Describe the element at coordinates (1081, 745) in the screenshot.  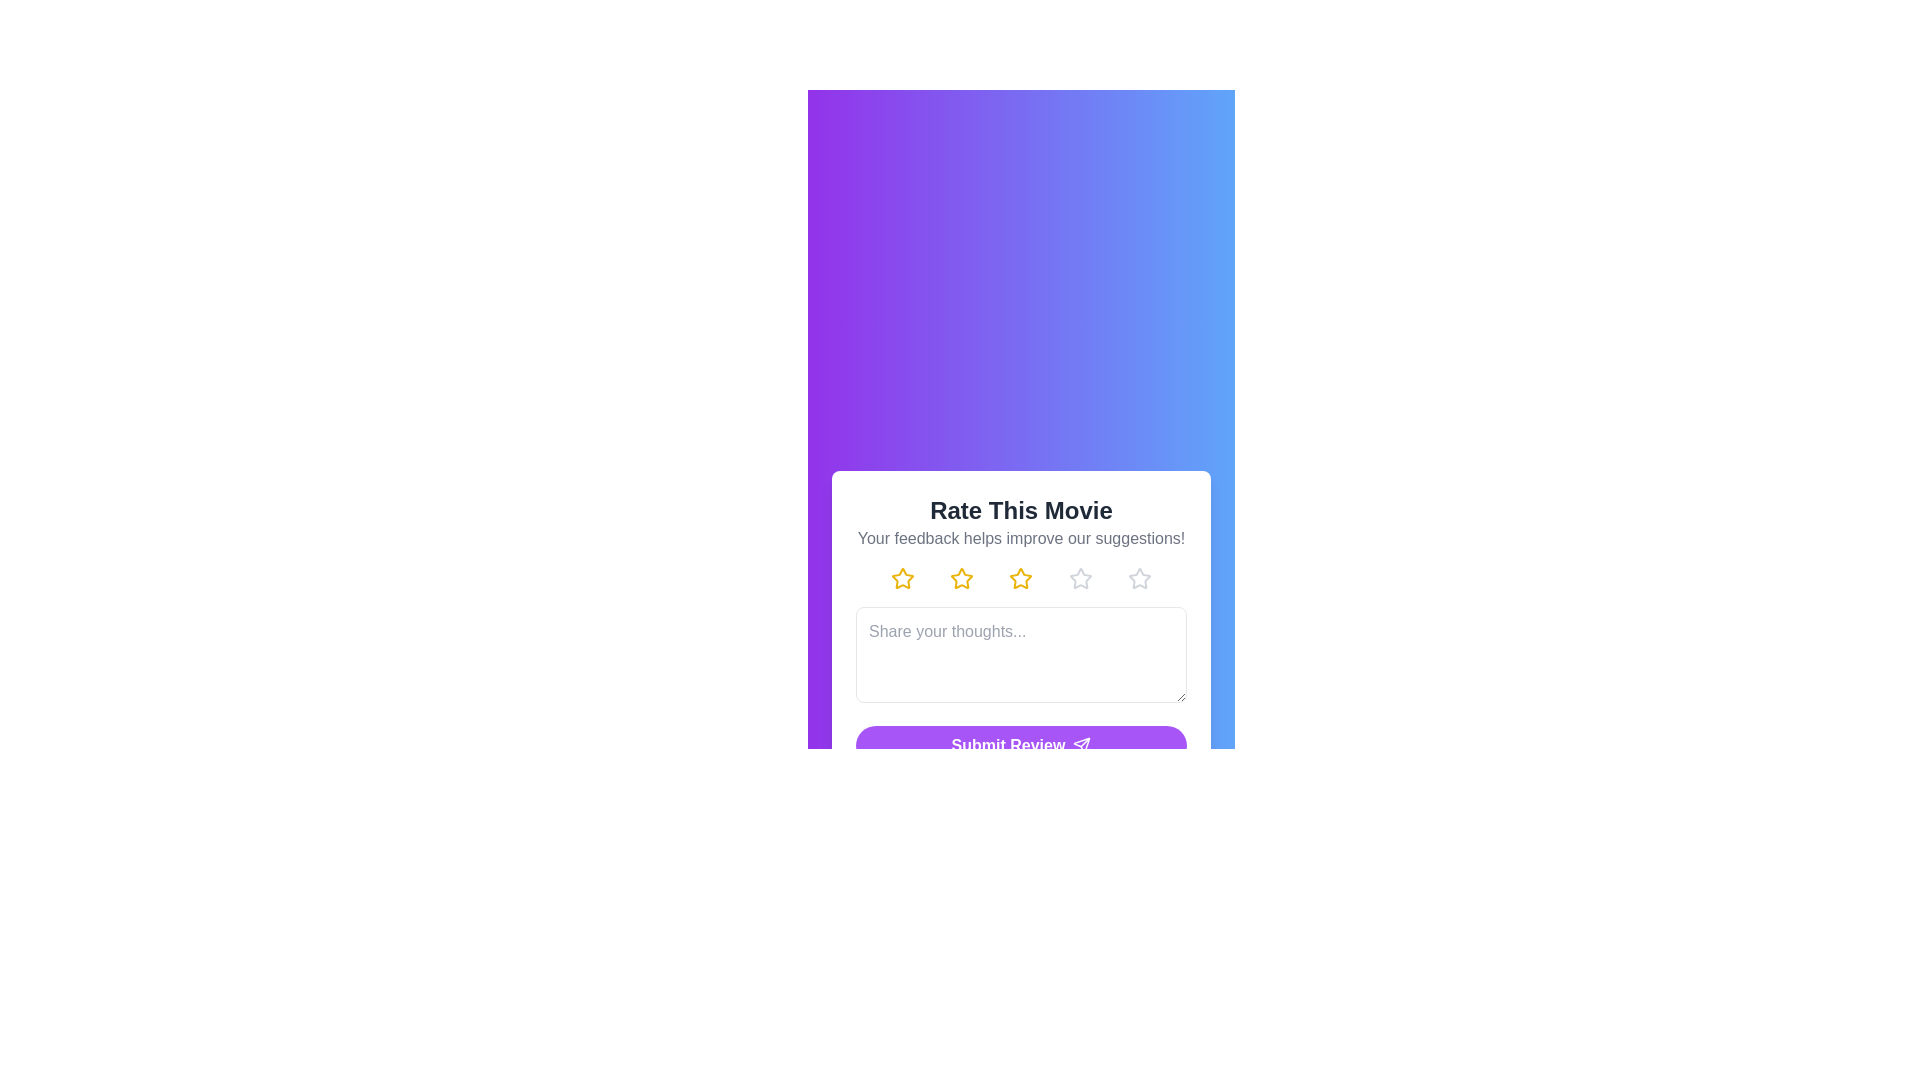
I see `the send arrow icon with a white outline located within the purple circle, part of the 'Submit Review' button` at that location.